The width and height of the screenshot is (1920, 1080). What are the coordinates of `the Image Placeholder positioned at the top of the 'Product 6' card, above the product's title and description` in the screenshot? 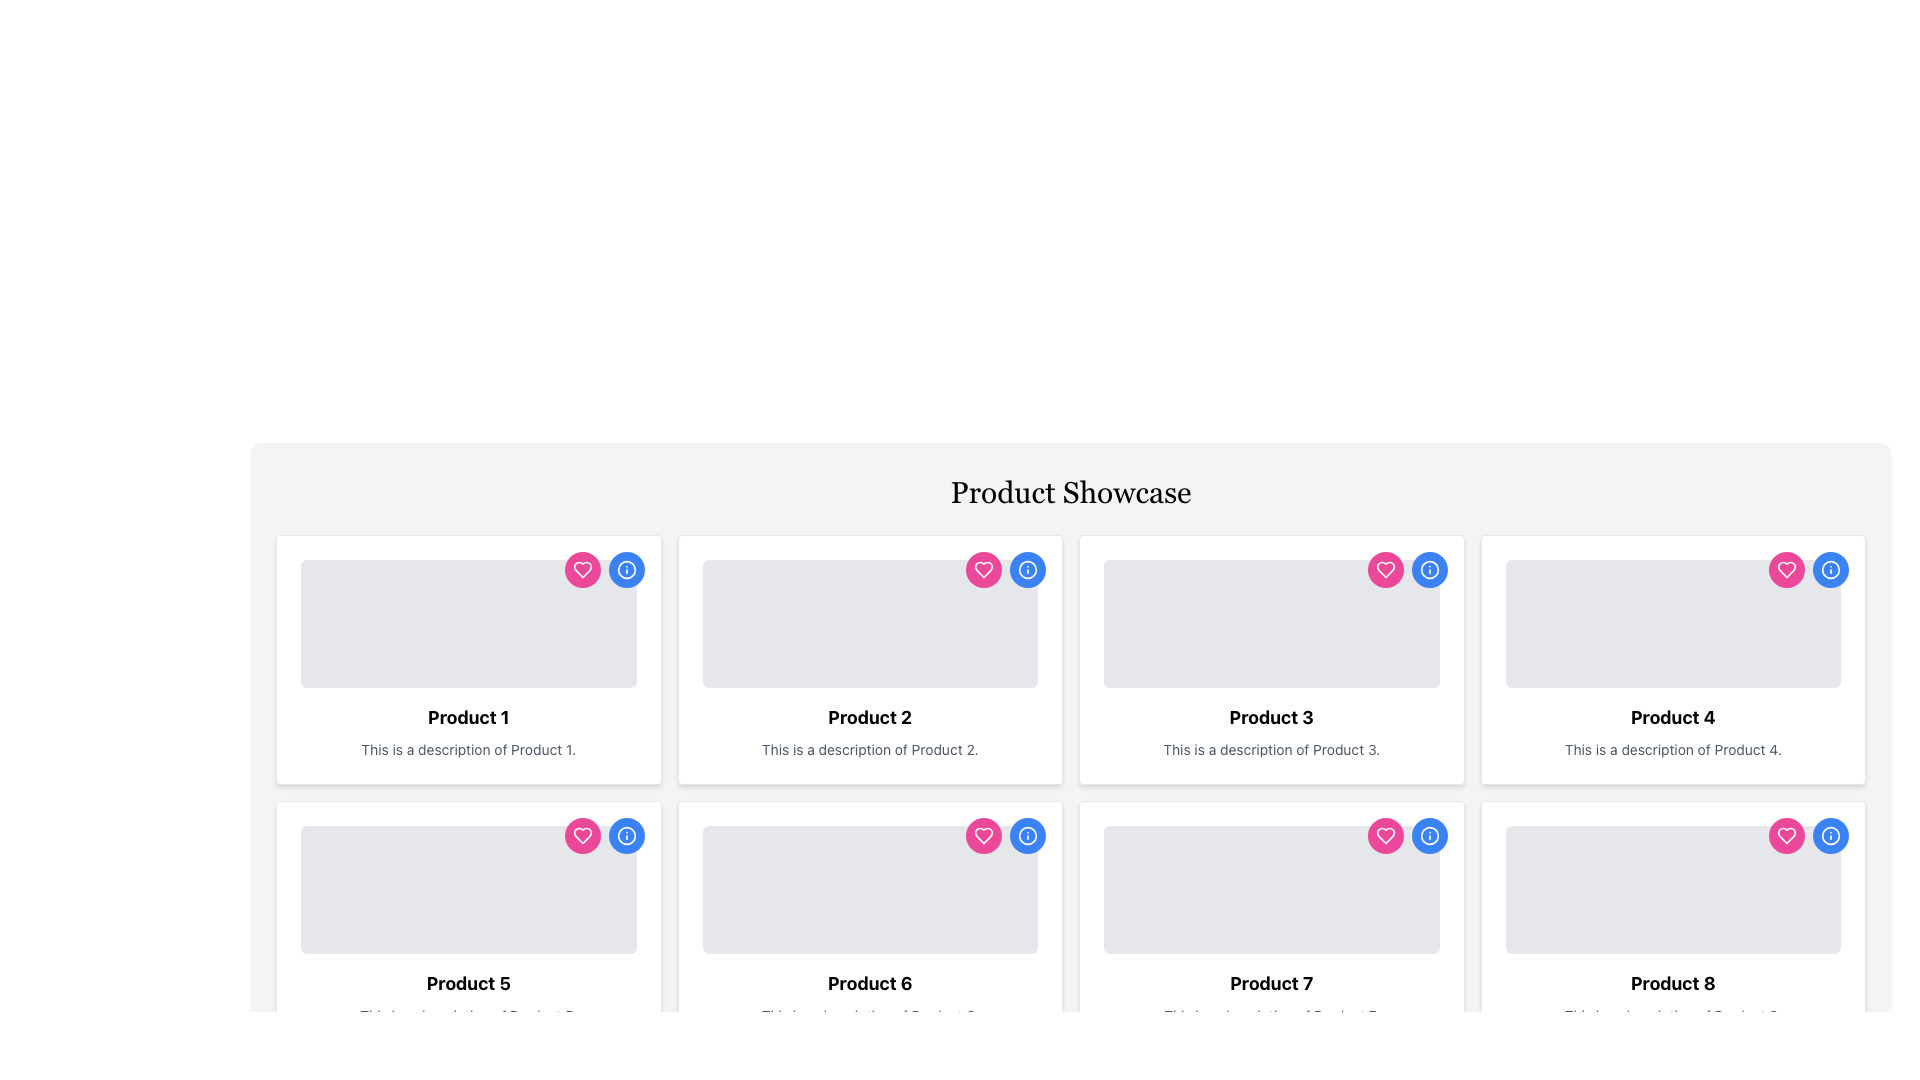 It's located at (870, 889).